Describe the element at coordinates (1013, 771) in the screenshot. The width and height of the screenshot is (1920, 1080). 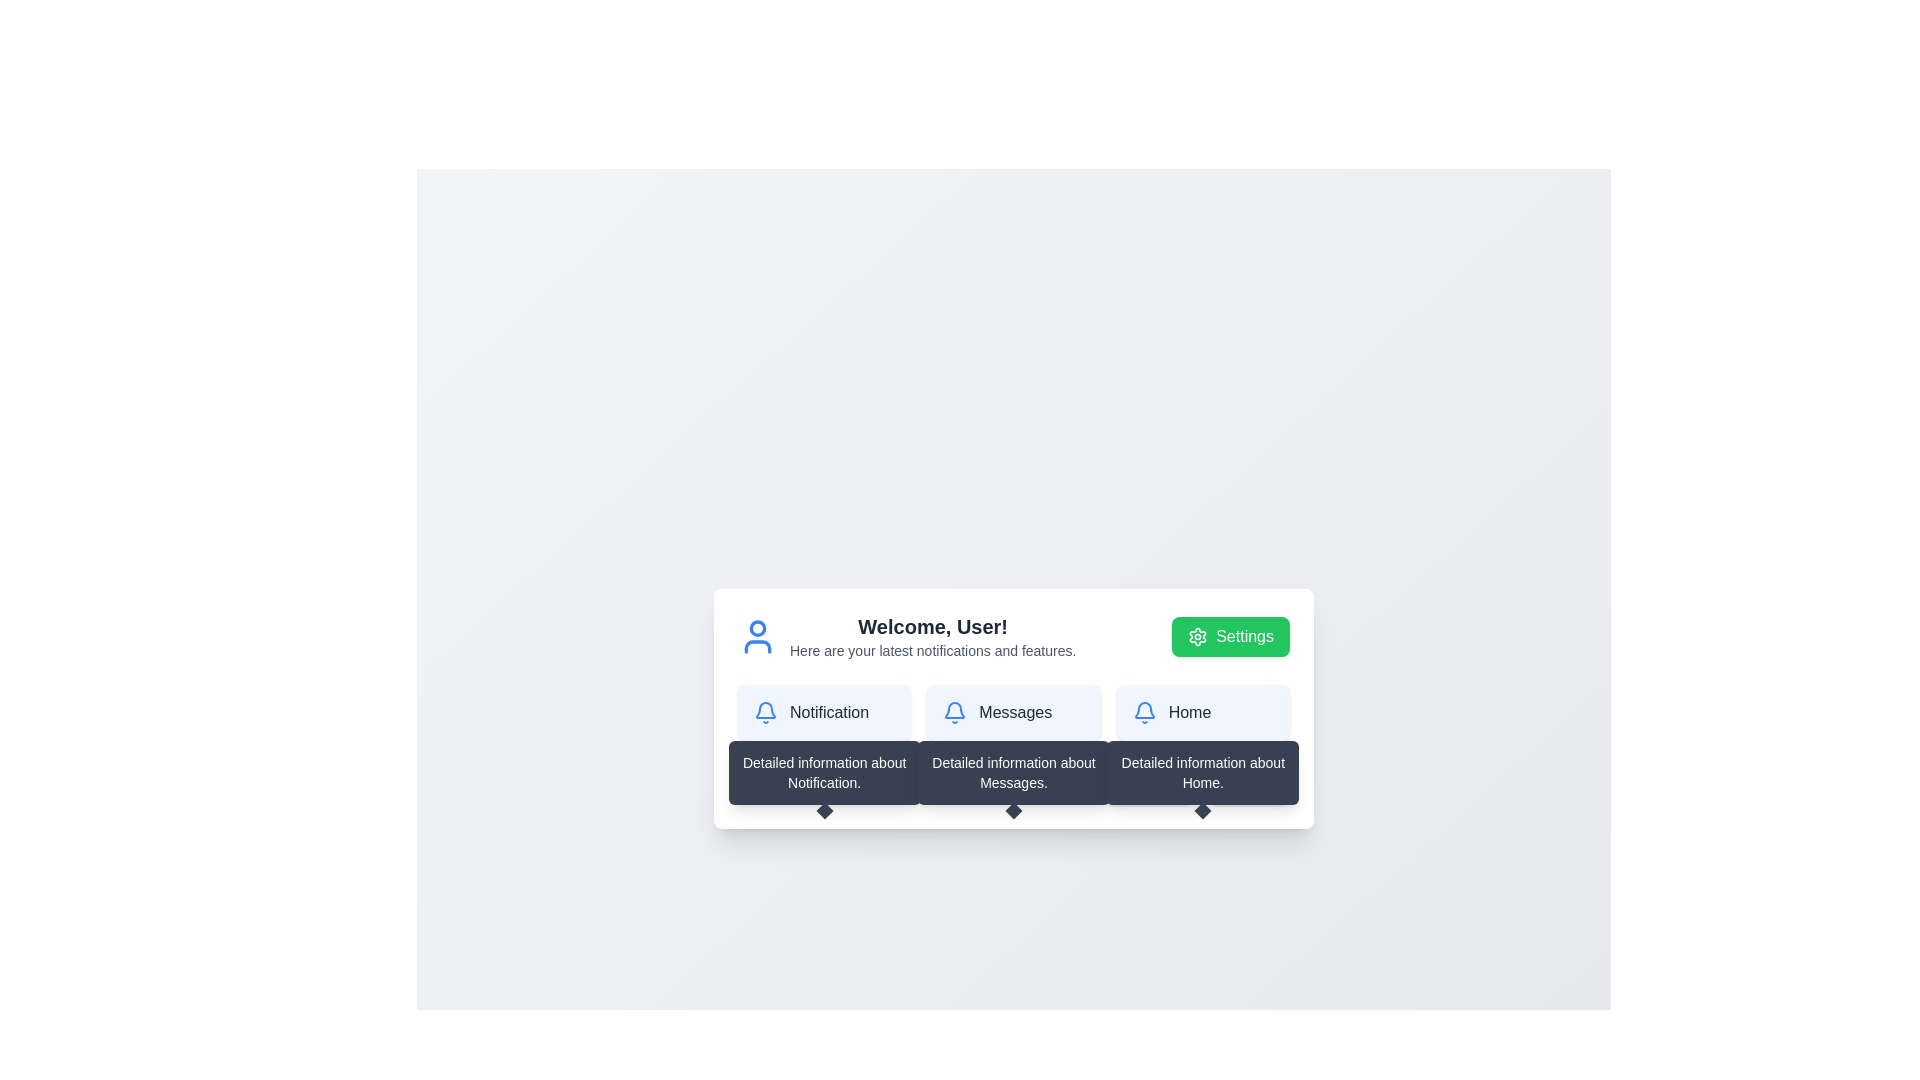
I see `the tooltip that provides additional details about the 'Messages' section, which is centrally aligned below the 'Messages' informational section` at that location.